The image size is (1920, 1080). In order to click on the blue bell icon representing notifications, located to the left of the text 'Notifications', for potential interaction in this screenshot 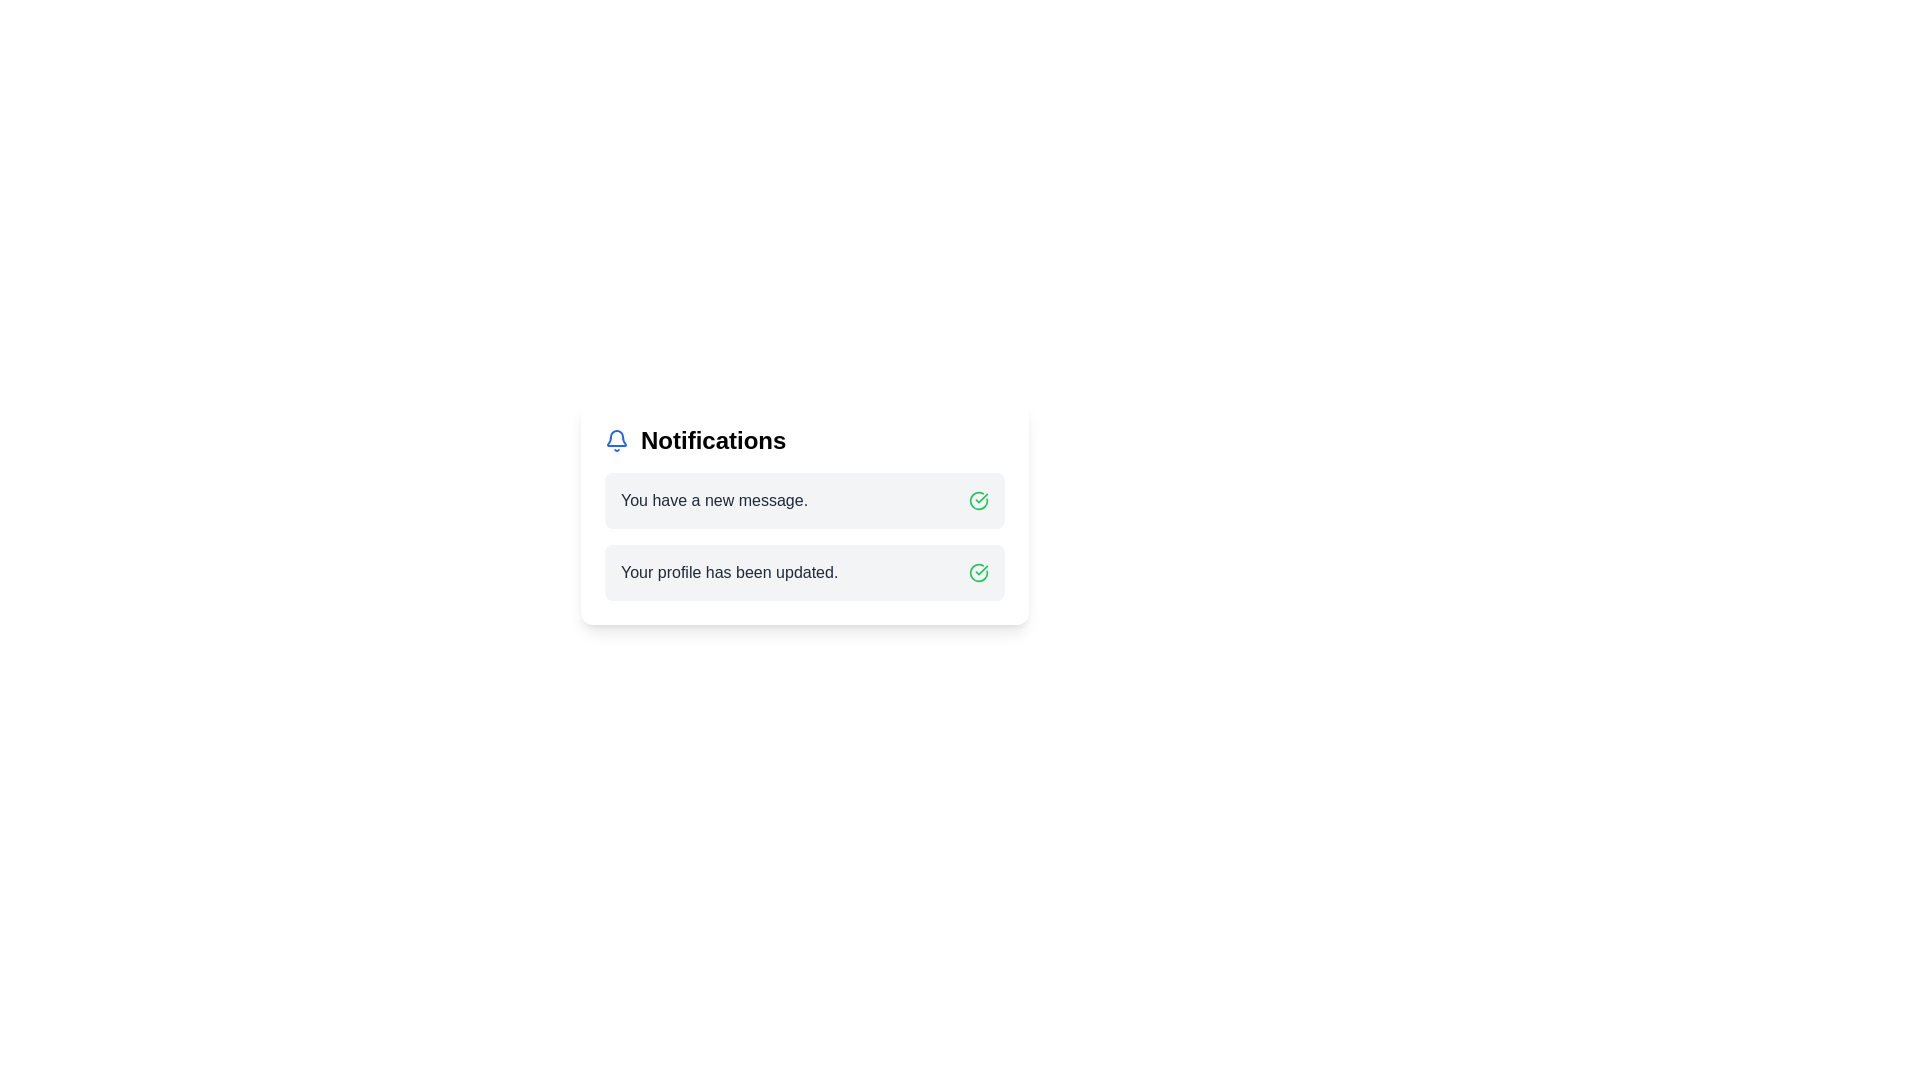, I will do `click(616, 439)`.